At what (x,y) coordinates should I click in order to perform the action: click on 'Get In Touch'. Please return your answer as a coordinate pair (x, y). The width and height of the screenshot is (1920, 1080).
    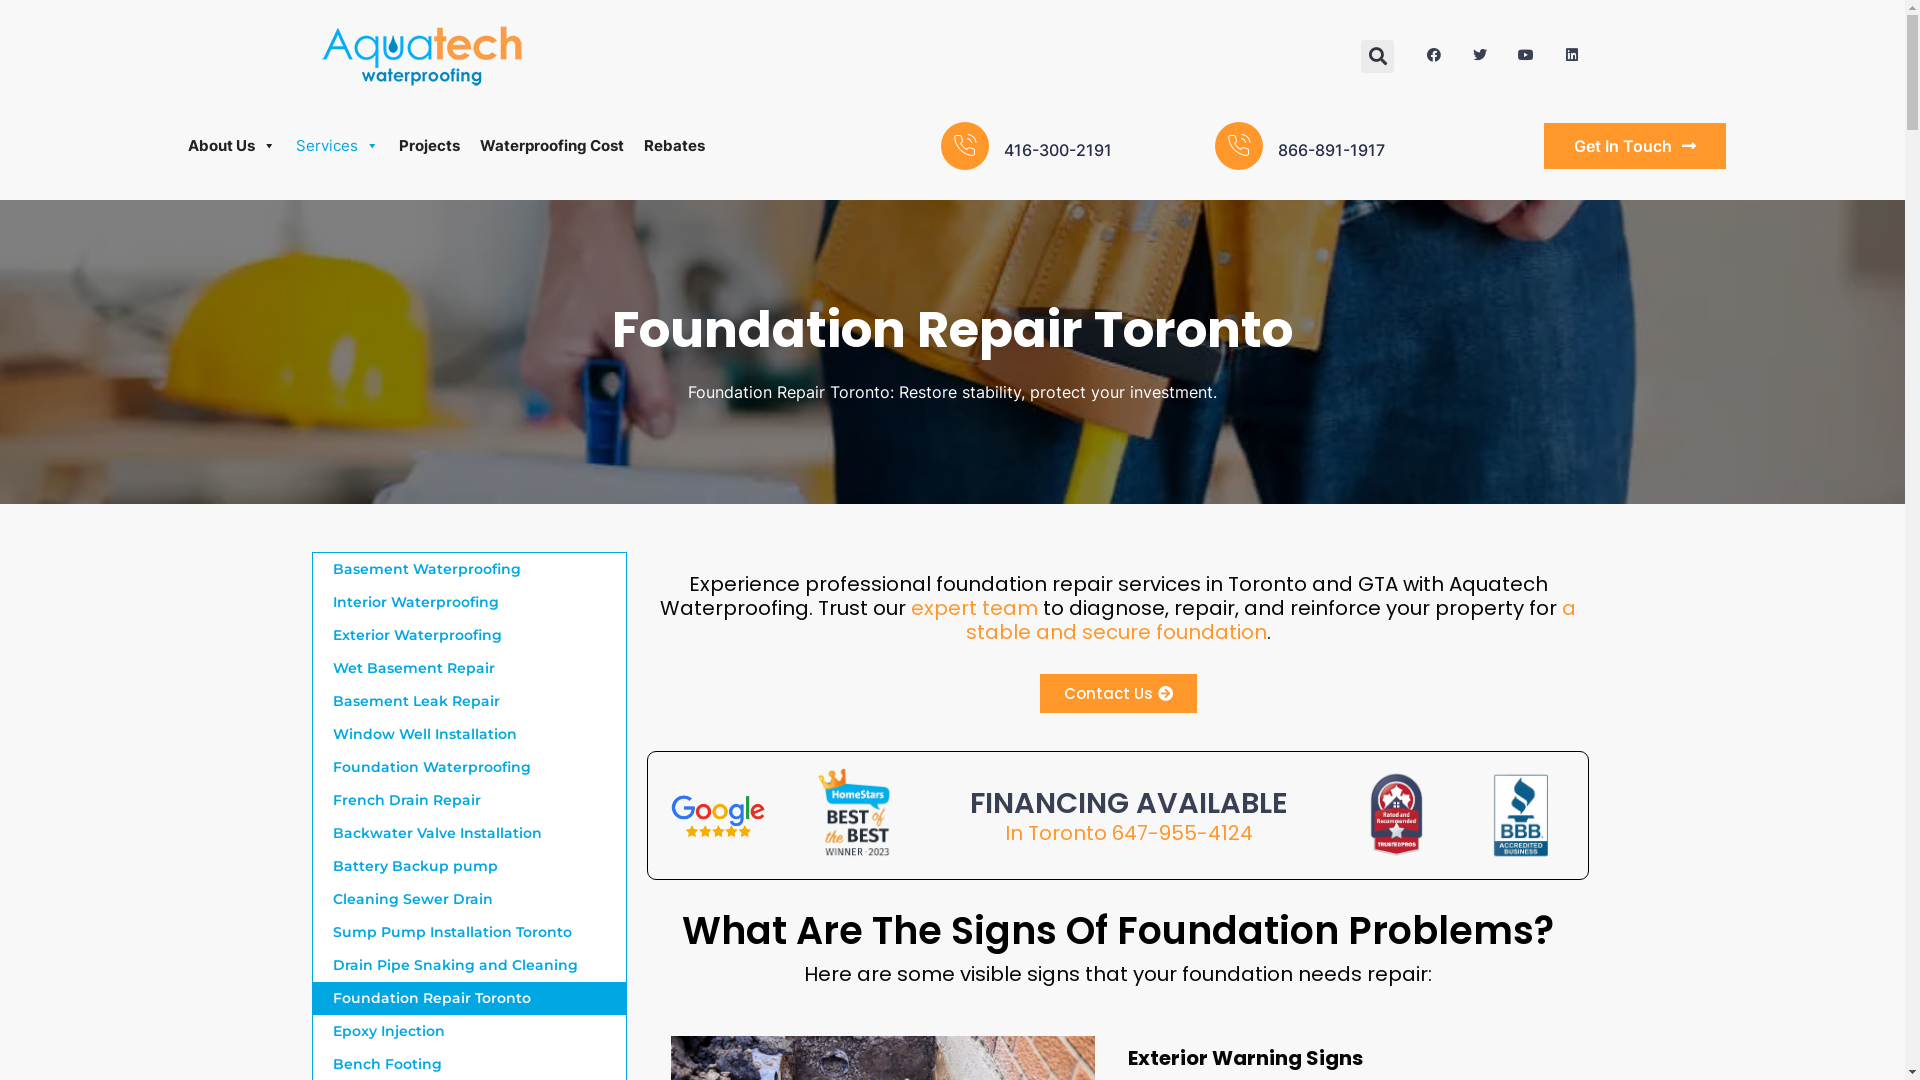
    Looking at the image, I should click on (1635, 145).